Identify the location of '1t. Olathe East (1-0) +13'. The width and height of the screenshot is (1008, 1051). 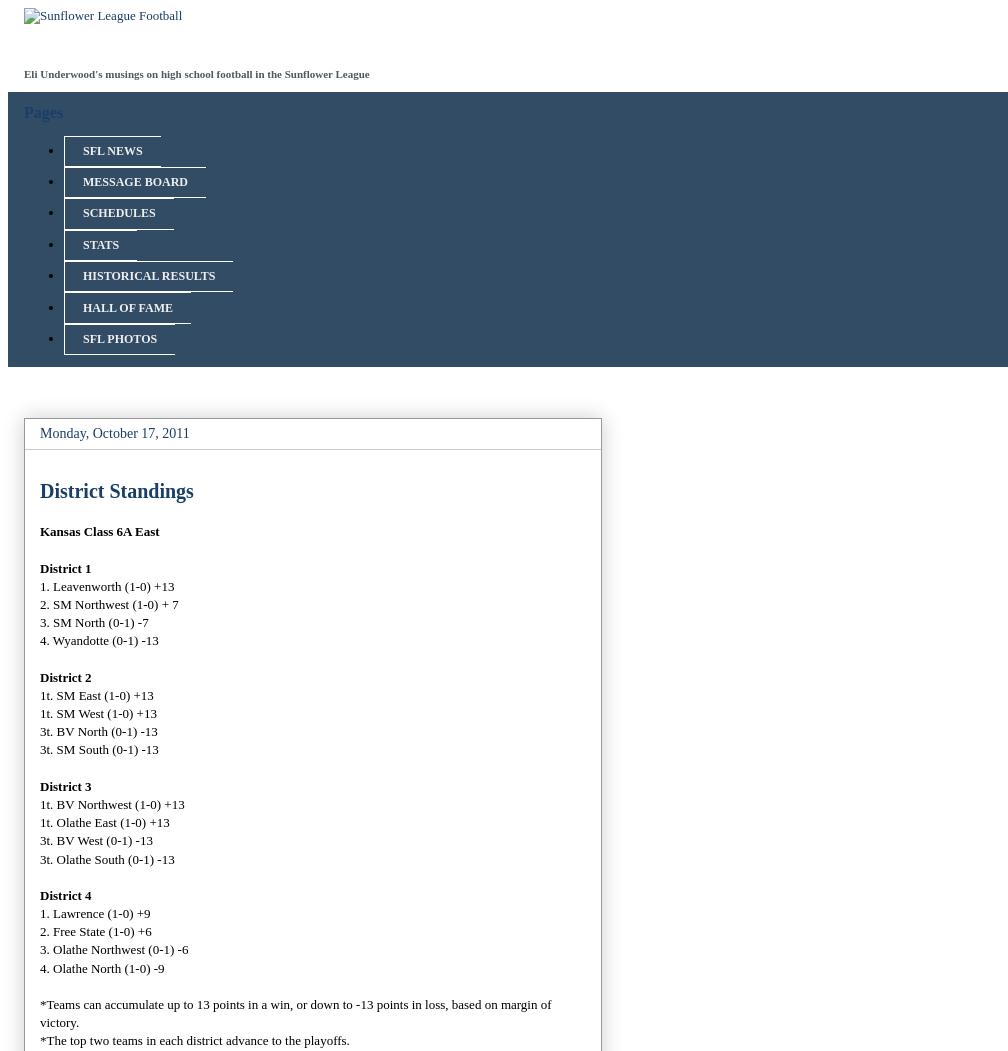
(104, 822).